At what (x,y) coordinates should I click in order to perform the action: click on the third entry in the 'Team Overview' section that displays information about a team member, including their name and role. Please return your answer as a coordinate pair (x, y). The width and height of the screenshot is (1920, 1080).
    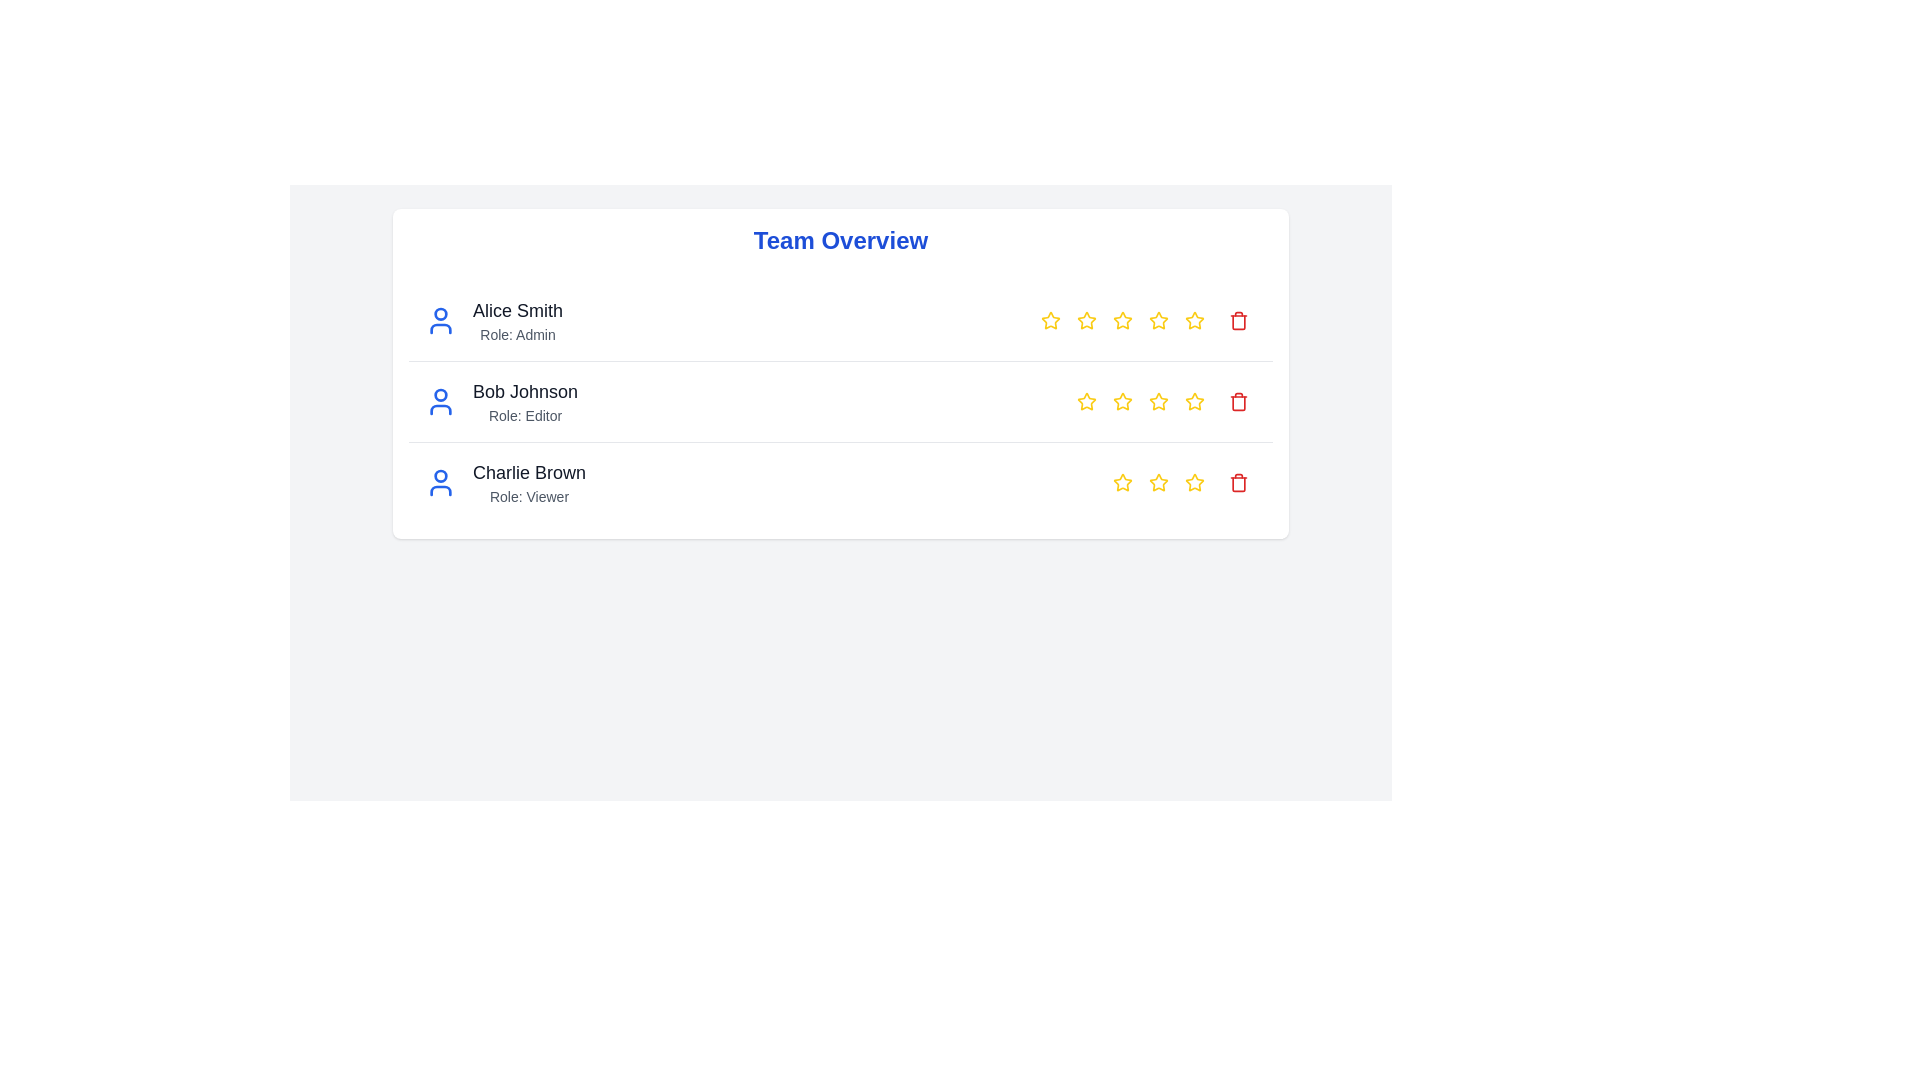
    Looking at the image, I should click on (505, 482).